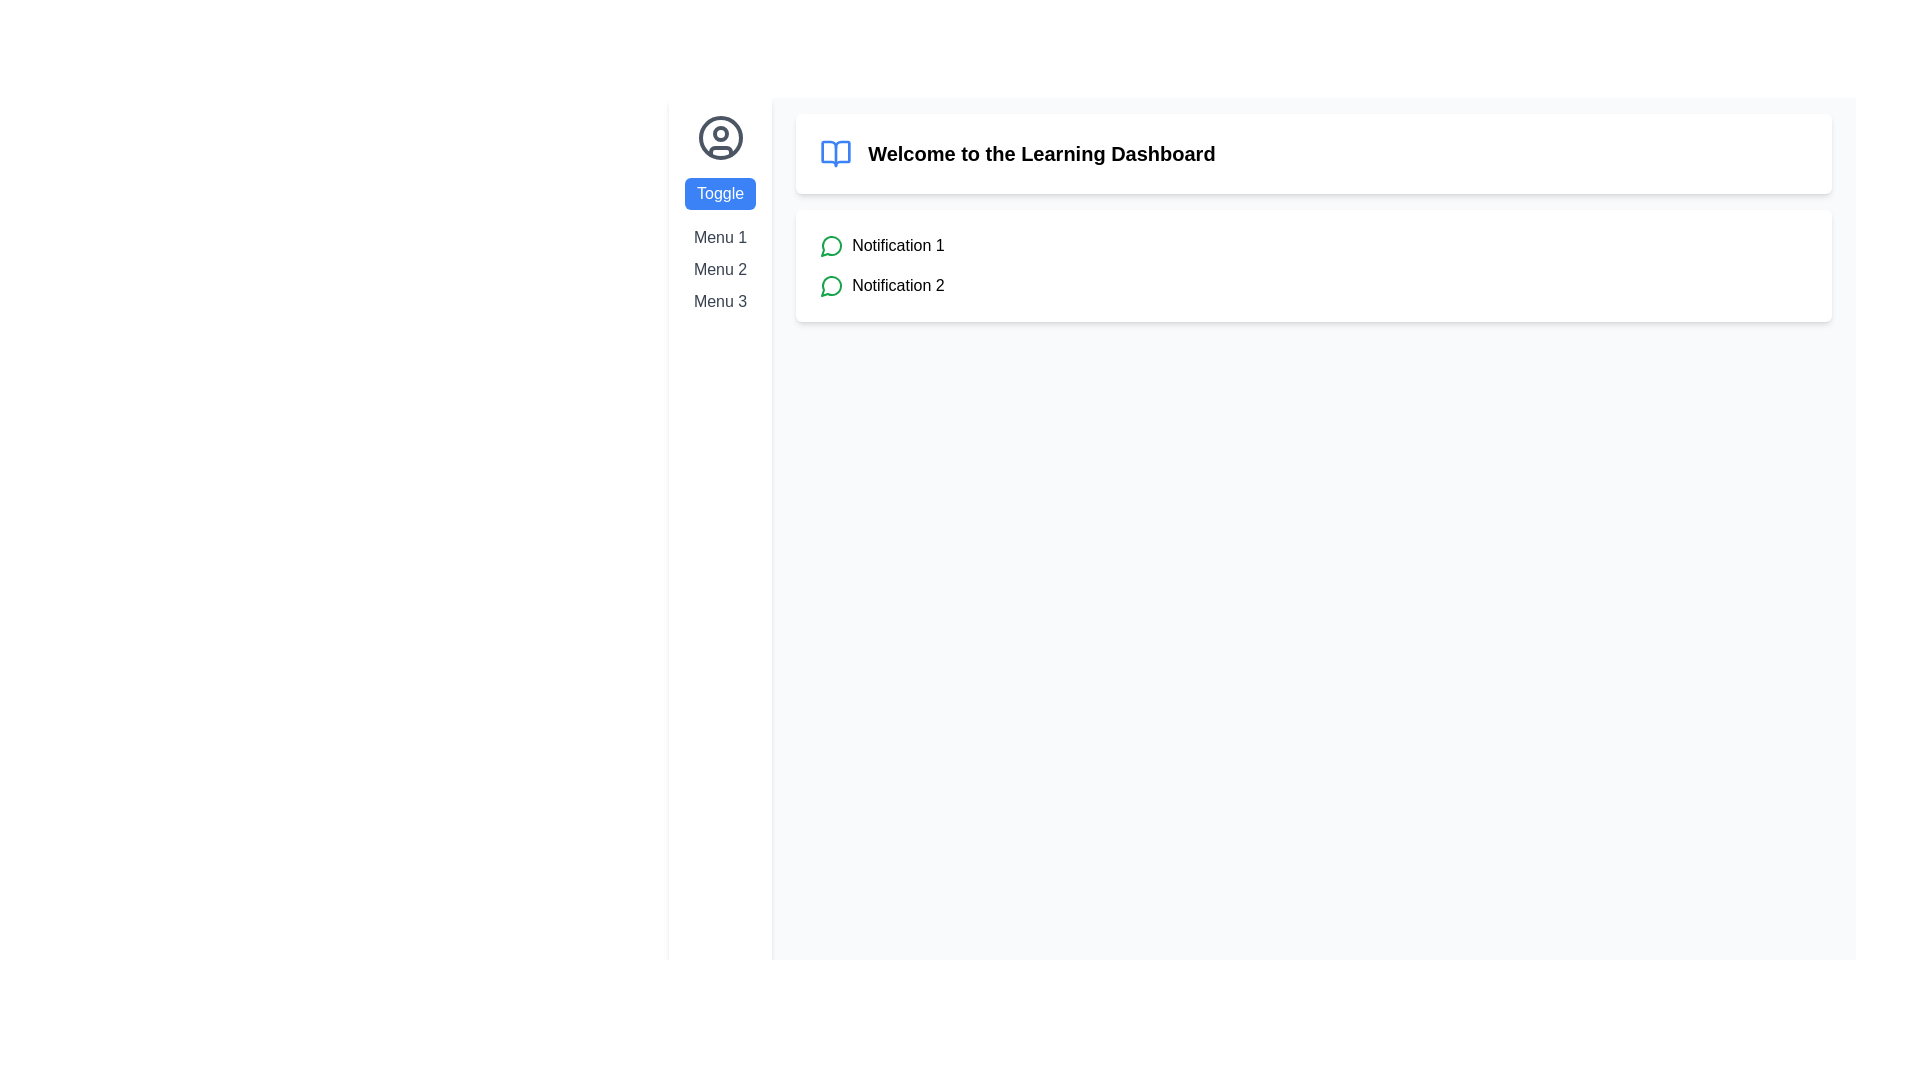 The width and height of the screenshot is (1920, 1080). What do you see at coordinates (720, 134) in the screenshot?
I see `the small circular shape element within the user profile icon located on the left sidebar of the interface` at bounding box center [720, 134].